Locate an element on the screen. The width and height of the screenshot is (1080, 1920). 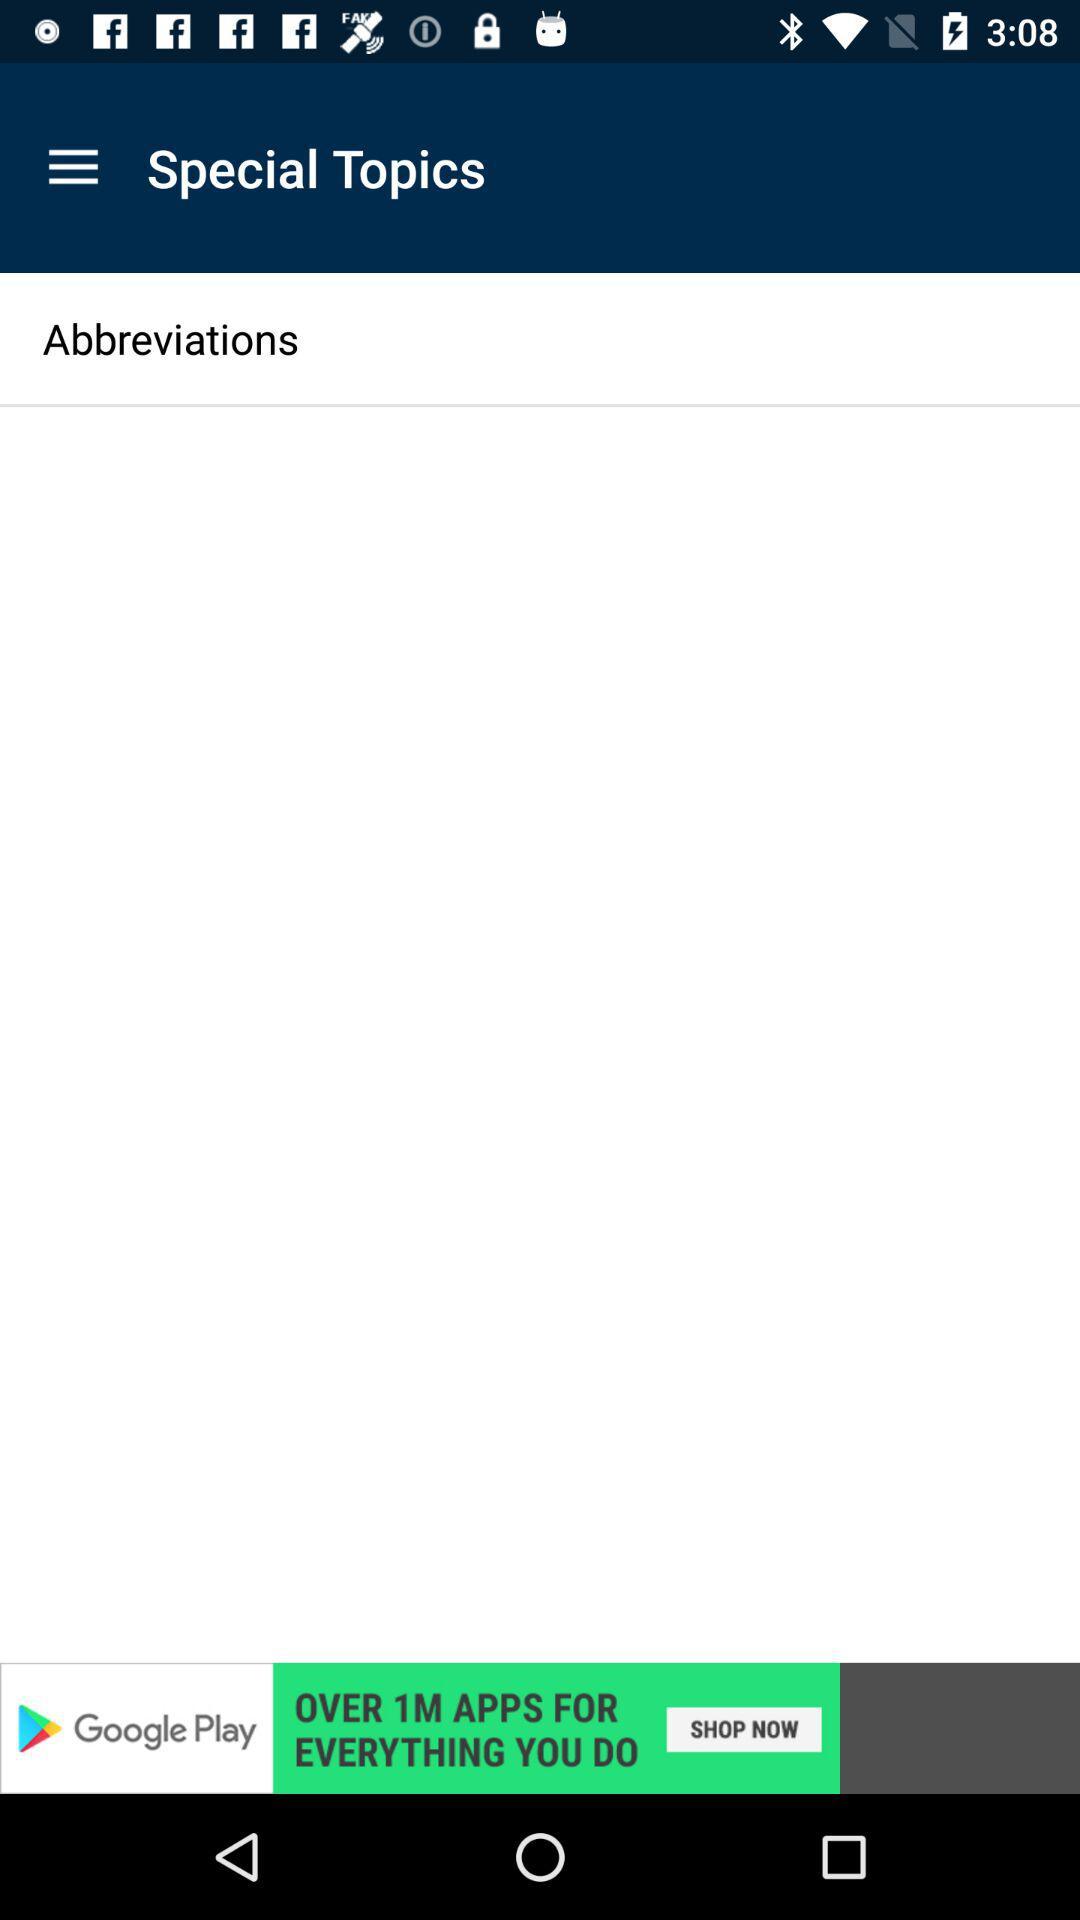
in app advertisement is located at coordinates (540, 1727).